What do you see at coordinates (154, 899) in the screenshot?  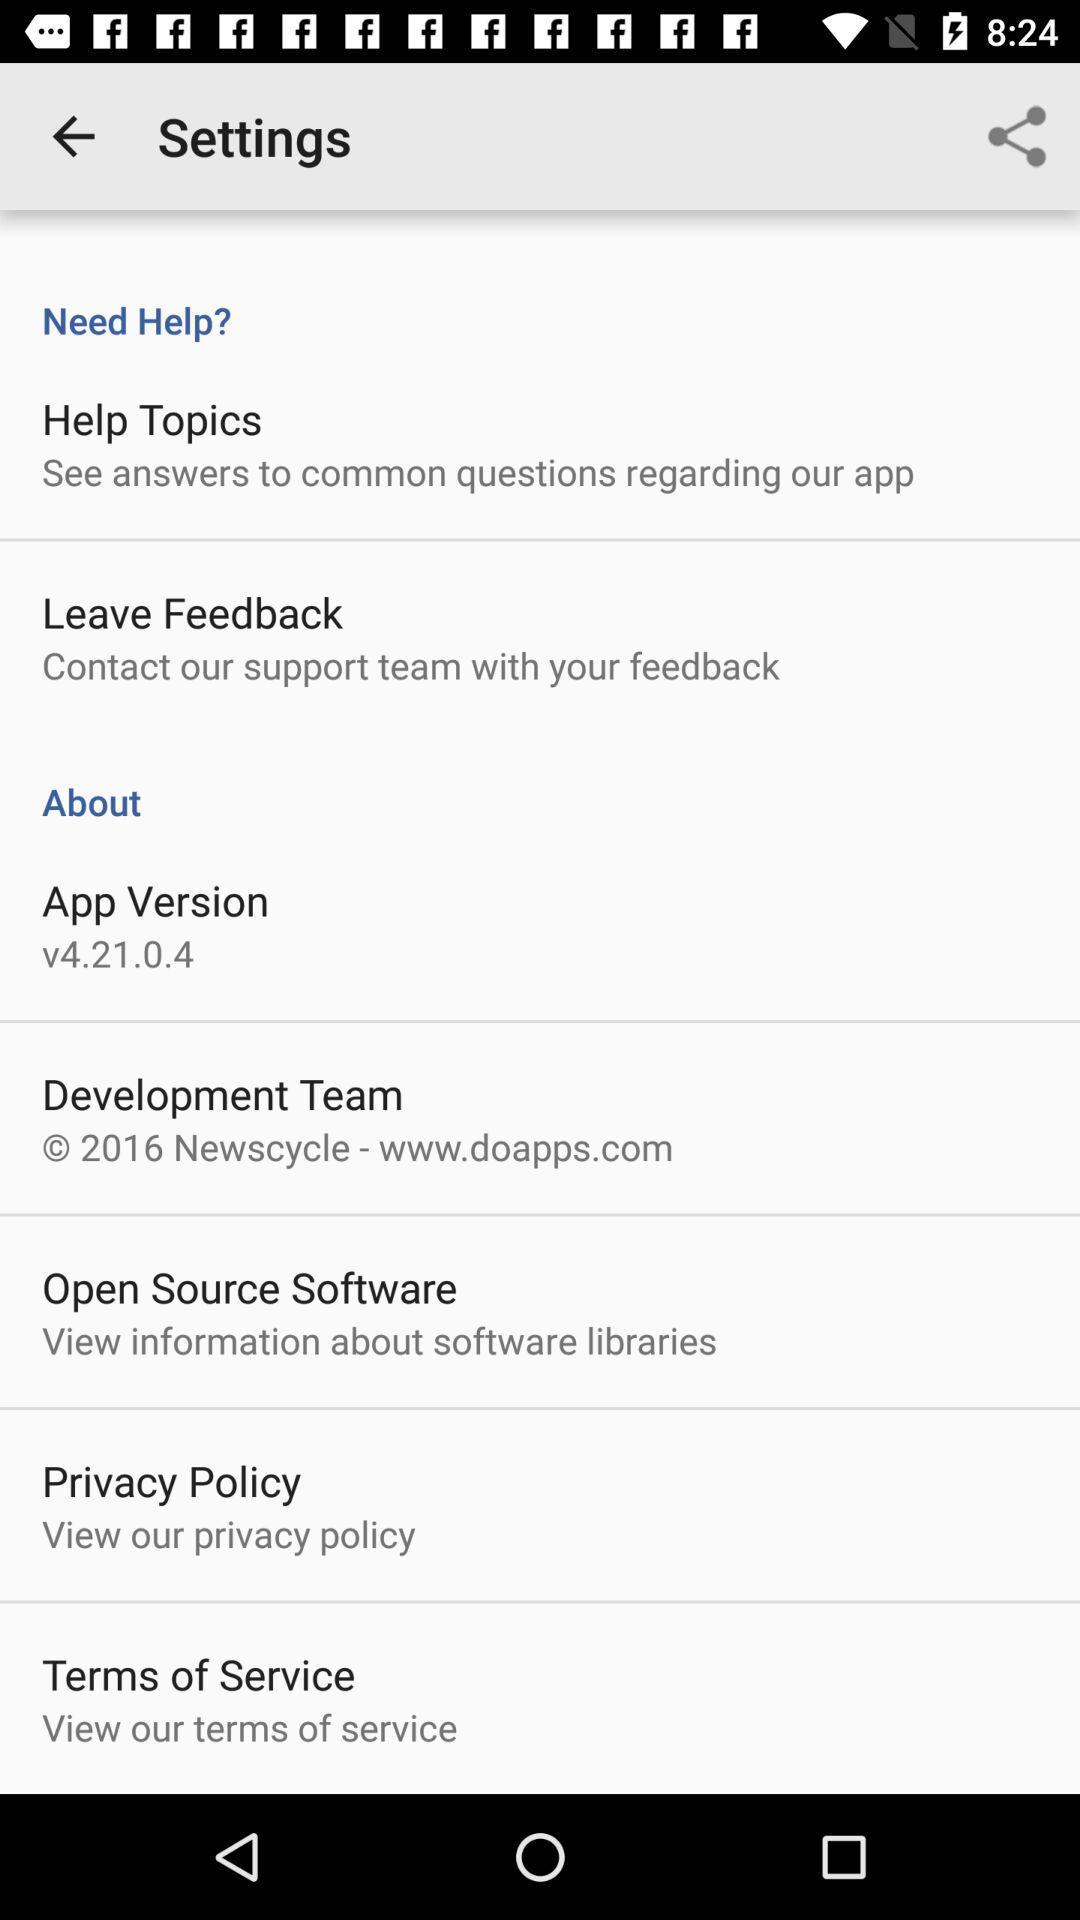 I see `the app version icon` at bounding box center [154, 899].